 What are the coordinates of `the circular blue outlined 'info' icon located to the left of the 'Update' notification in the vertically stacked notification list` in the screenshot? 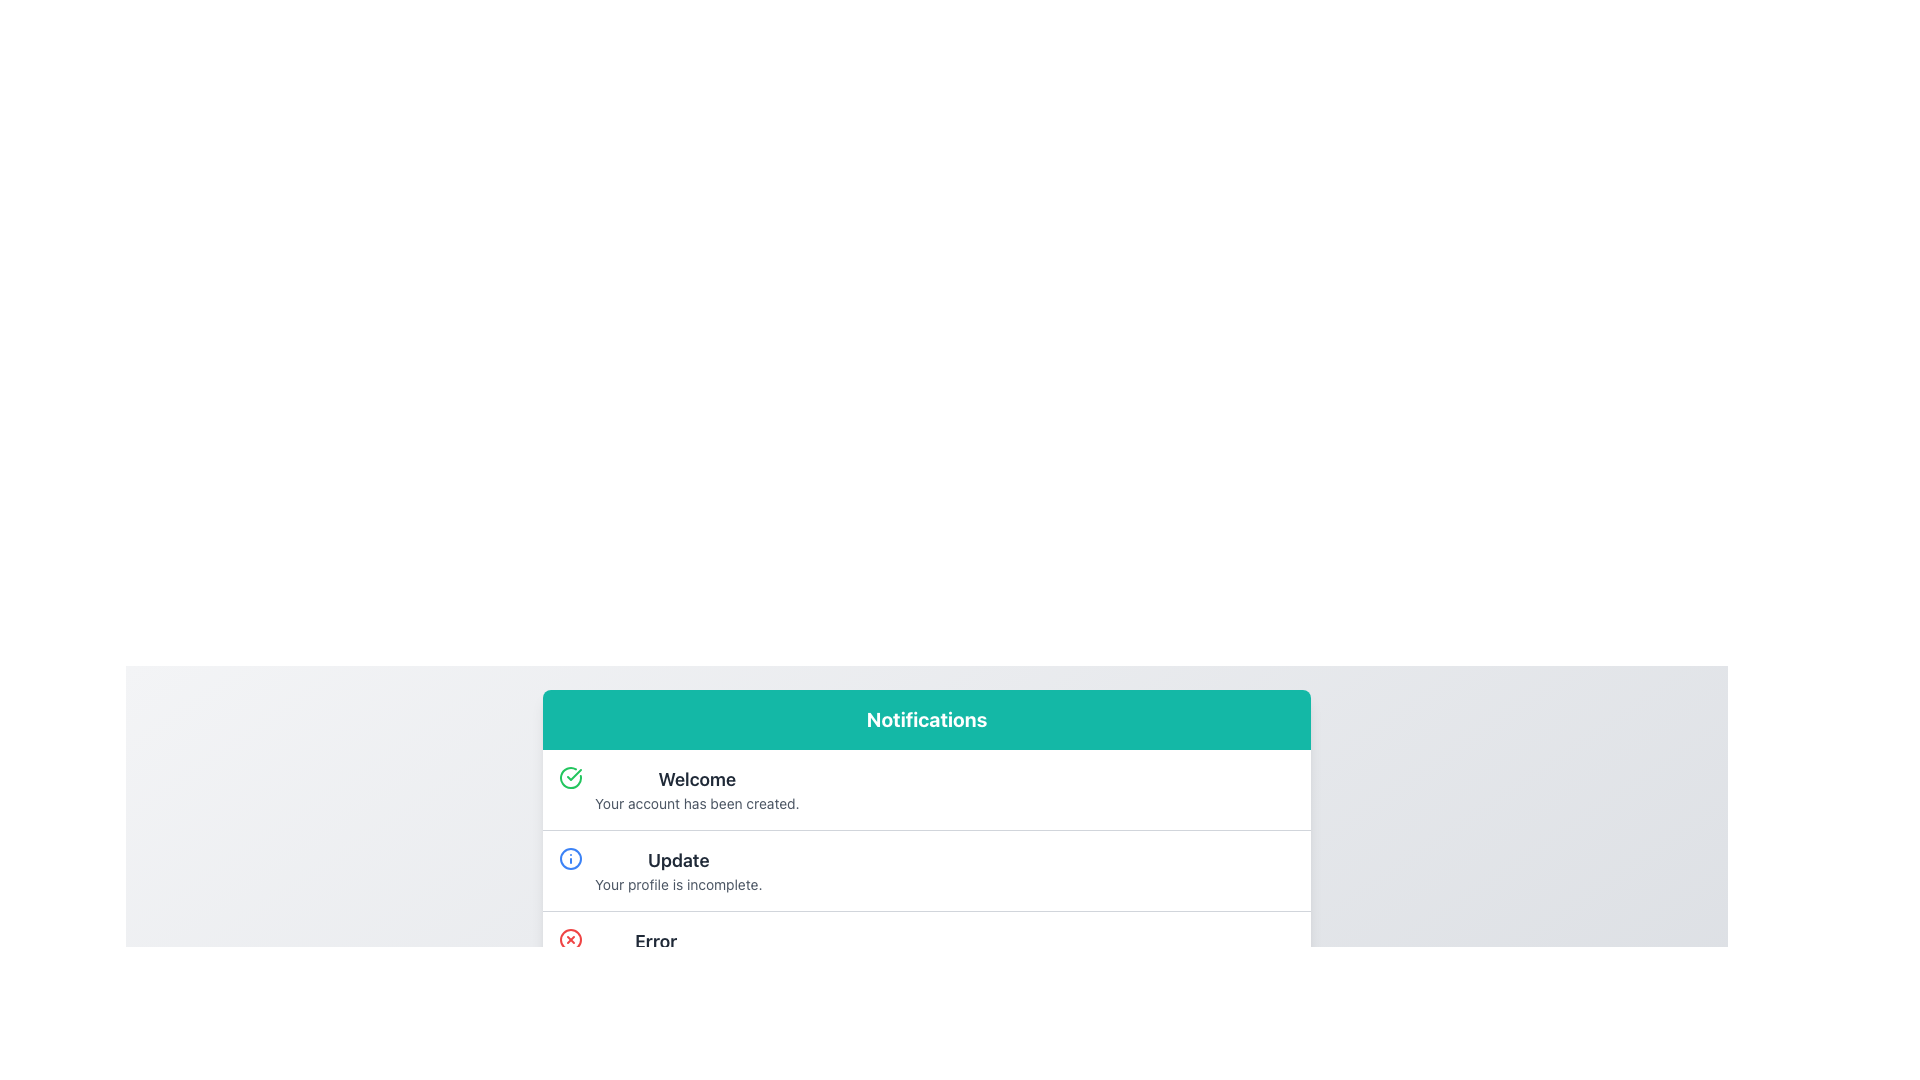 It's located at (570, 858).